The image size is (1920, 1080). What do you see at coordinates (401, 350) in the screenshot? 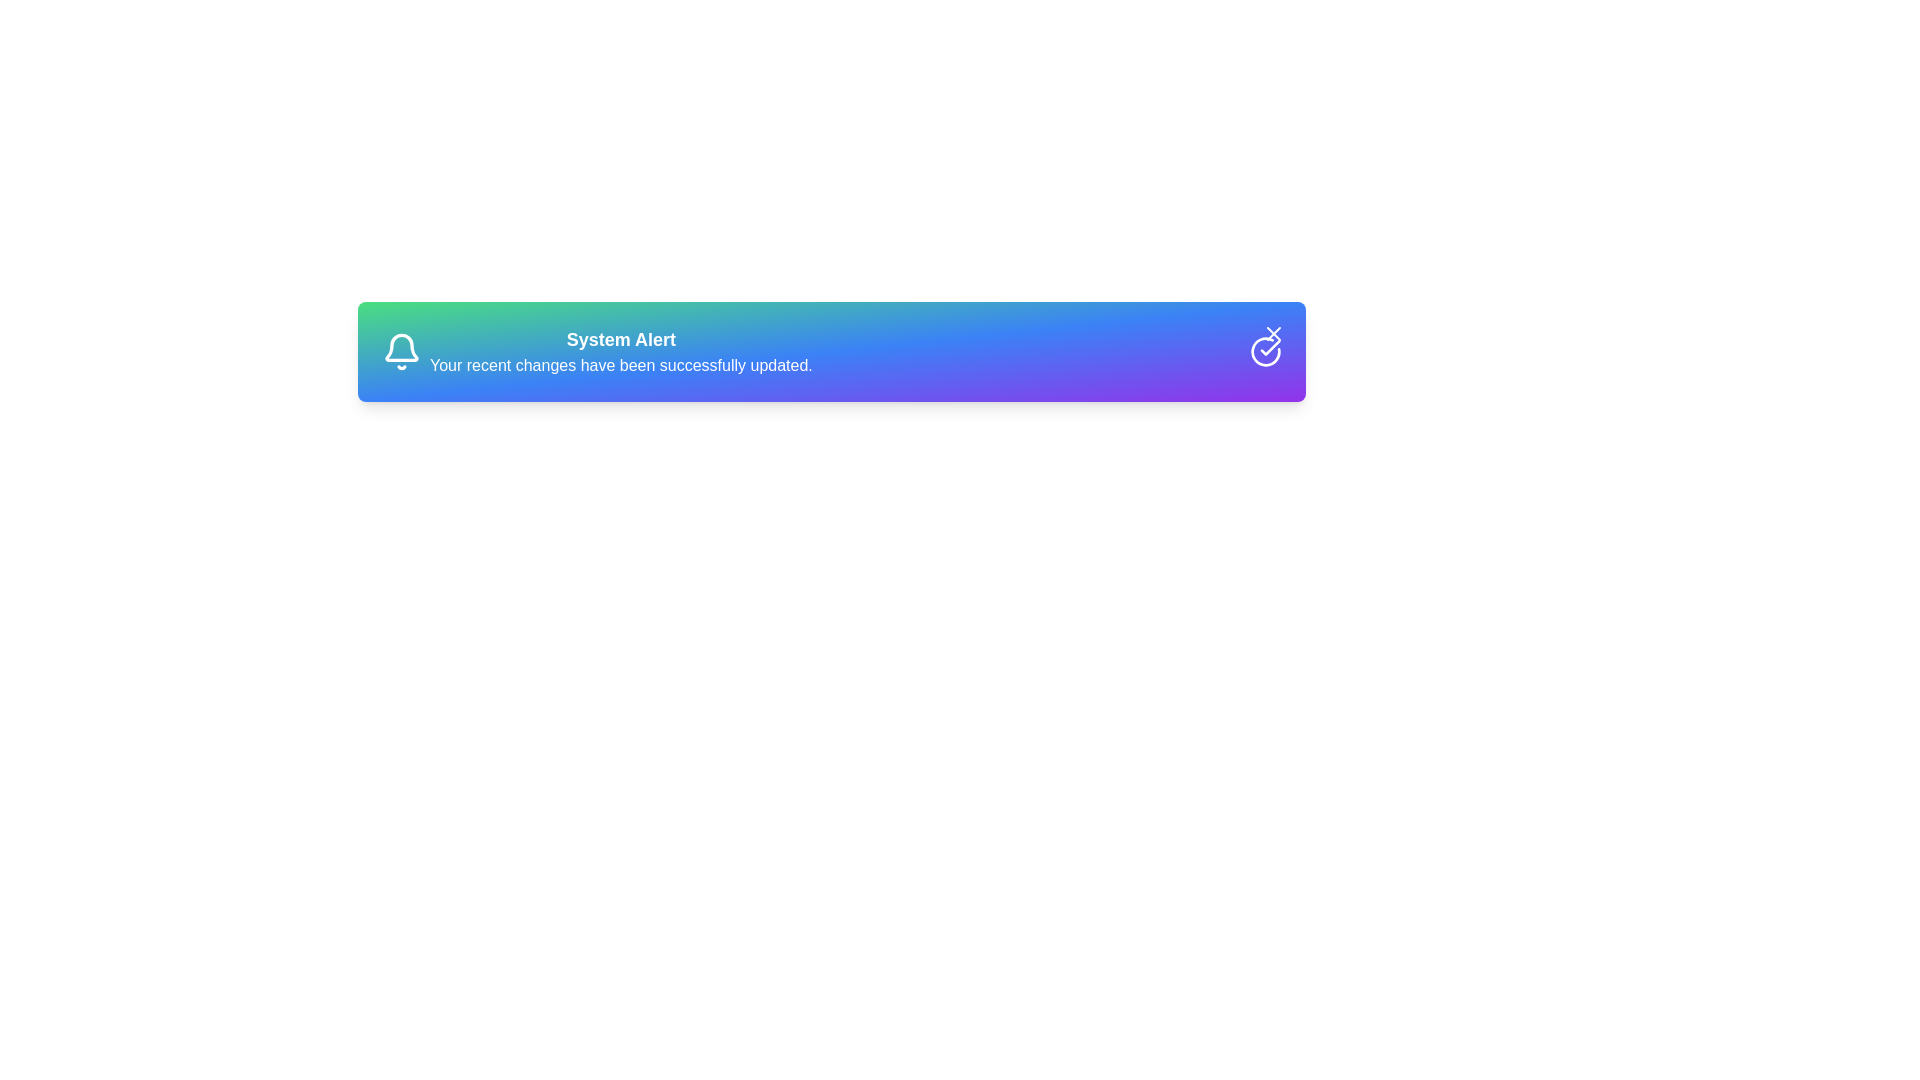
I see `the alert icon on the left of the alert component` at bounding box center [401, 350].